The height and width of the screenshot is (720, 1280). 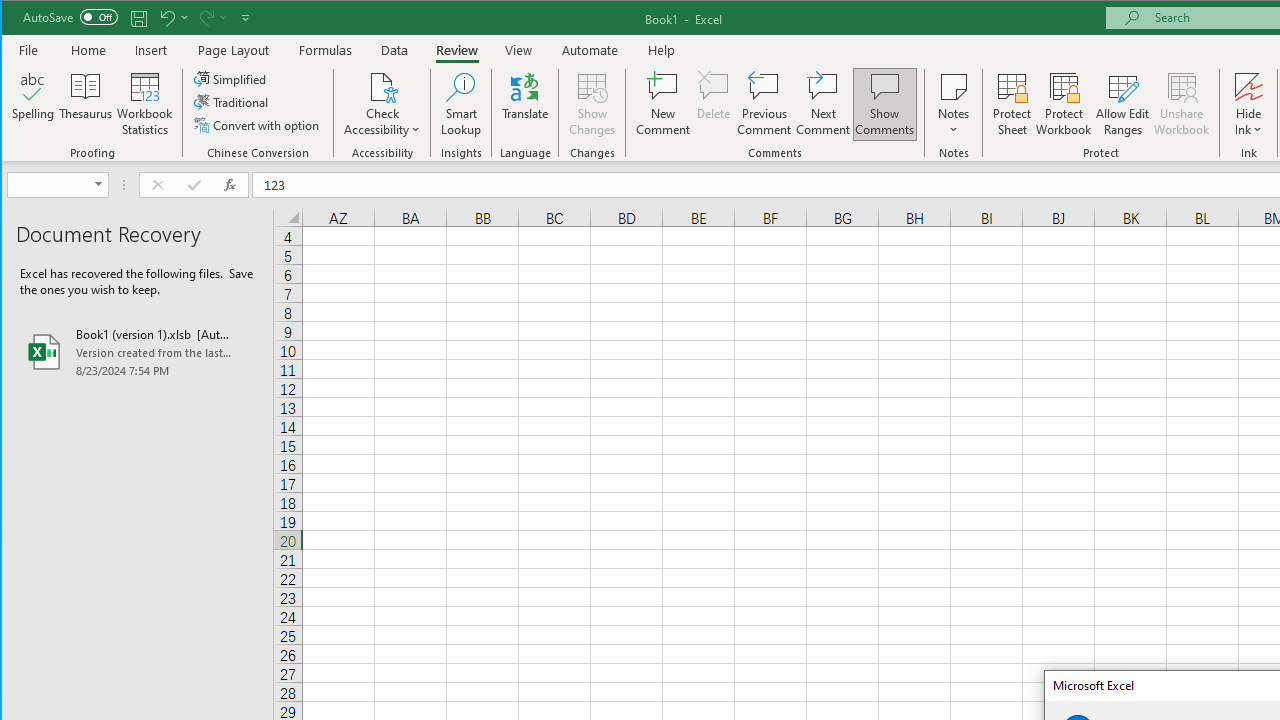 What do you see at coordinates (1247, 104) in the screenshot?
I see `'Hide Ink'` at bounding box center [1247, 104].